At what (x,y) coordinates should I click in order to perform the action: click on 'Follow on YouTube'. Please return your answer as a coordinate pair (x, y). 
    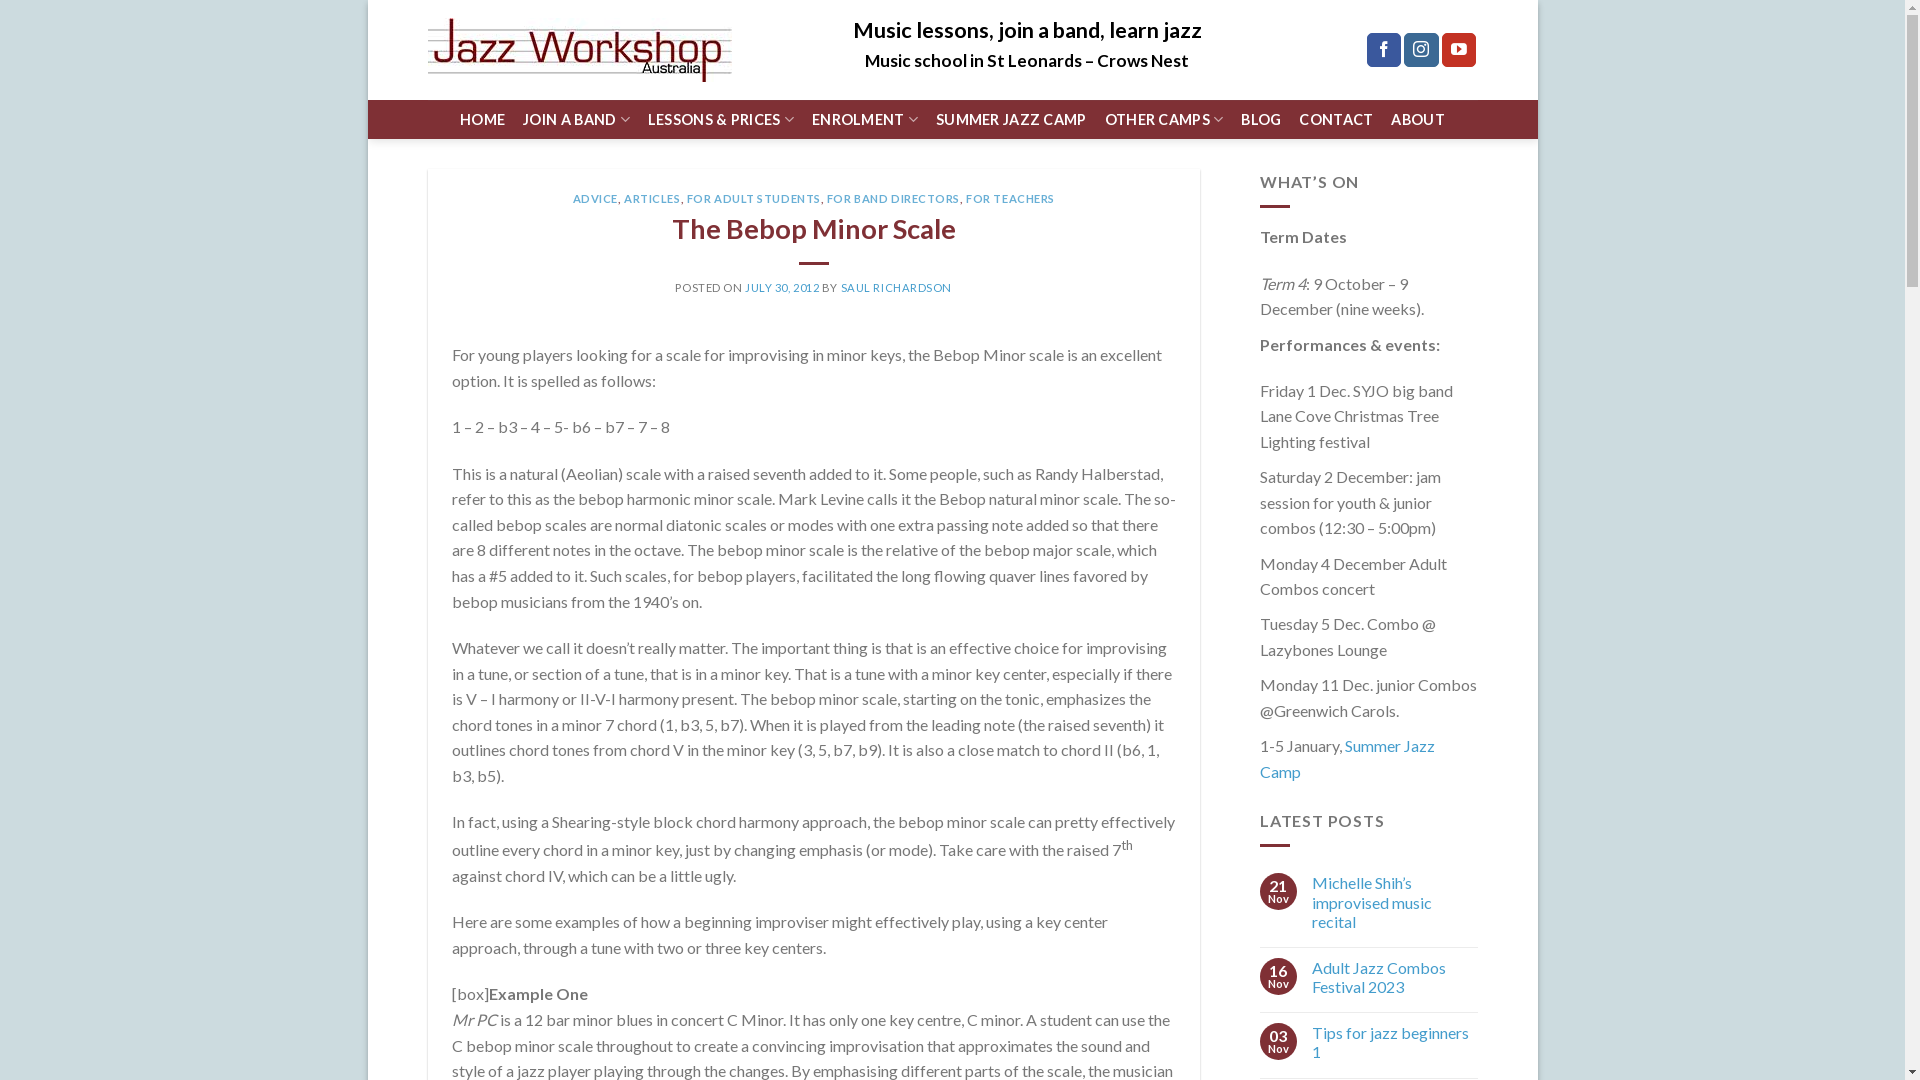
    Looking at the image, I should click on (1459, 49).